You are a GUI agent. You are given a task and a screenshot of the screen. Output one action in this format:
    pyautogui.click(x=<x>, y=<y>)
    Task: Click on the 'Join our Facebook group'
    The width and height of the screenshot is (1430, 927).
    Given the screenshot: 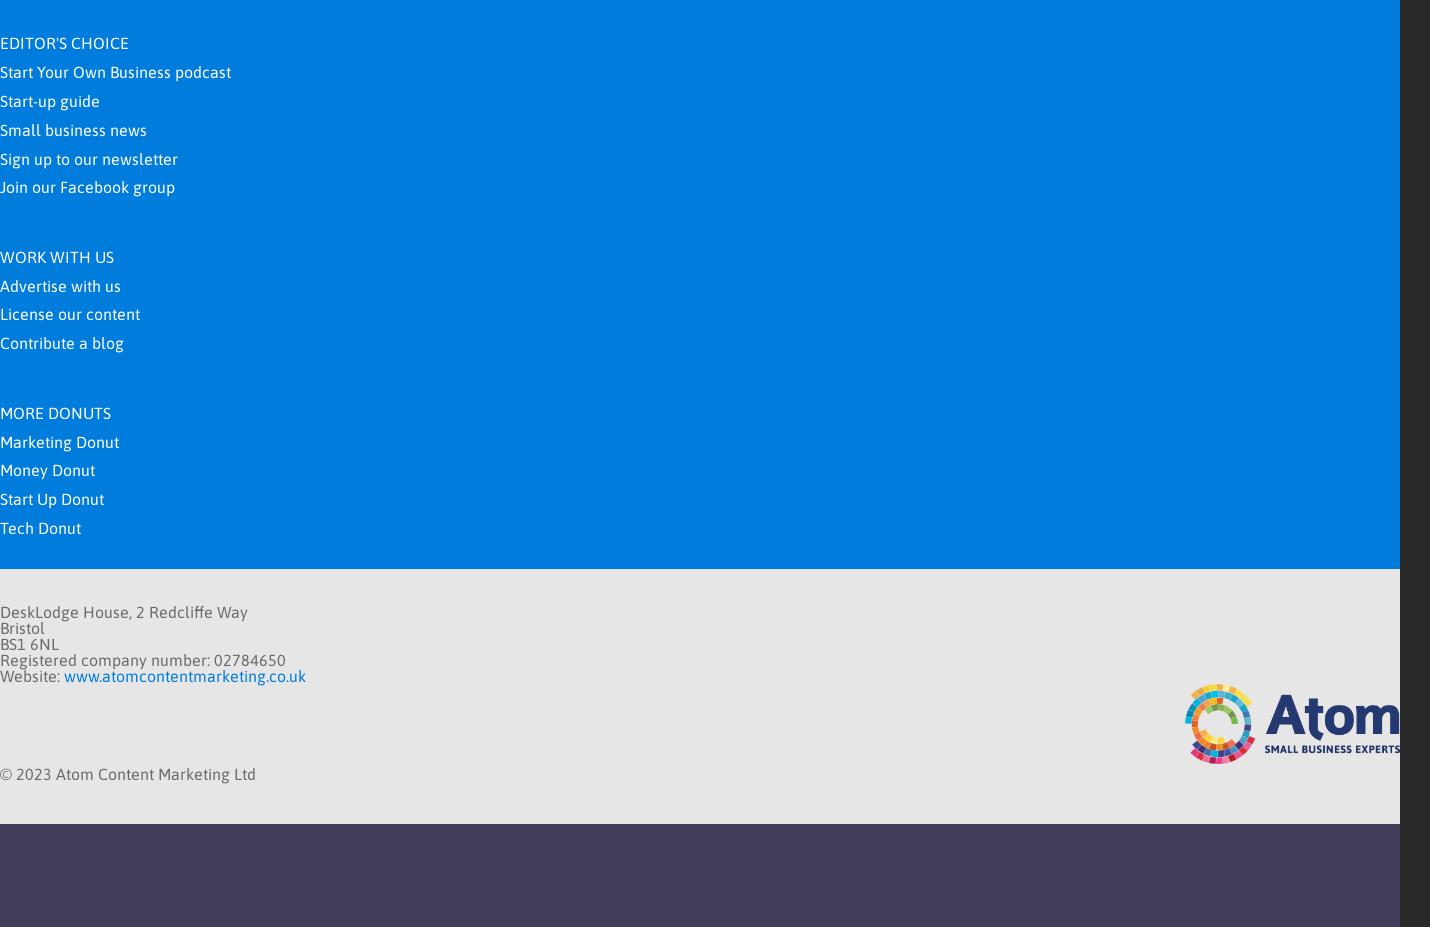 What is the action you would take?
    pyautogui.click(x=86, y=186)
    